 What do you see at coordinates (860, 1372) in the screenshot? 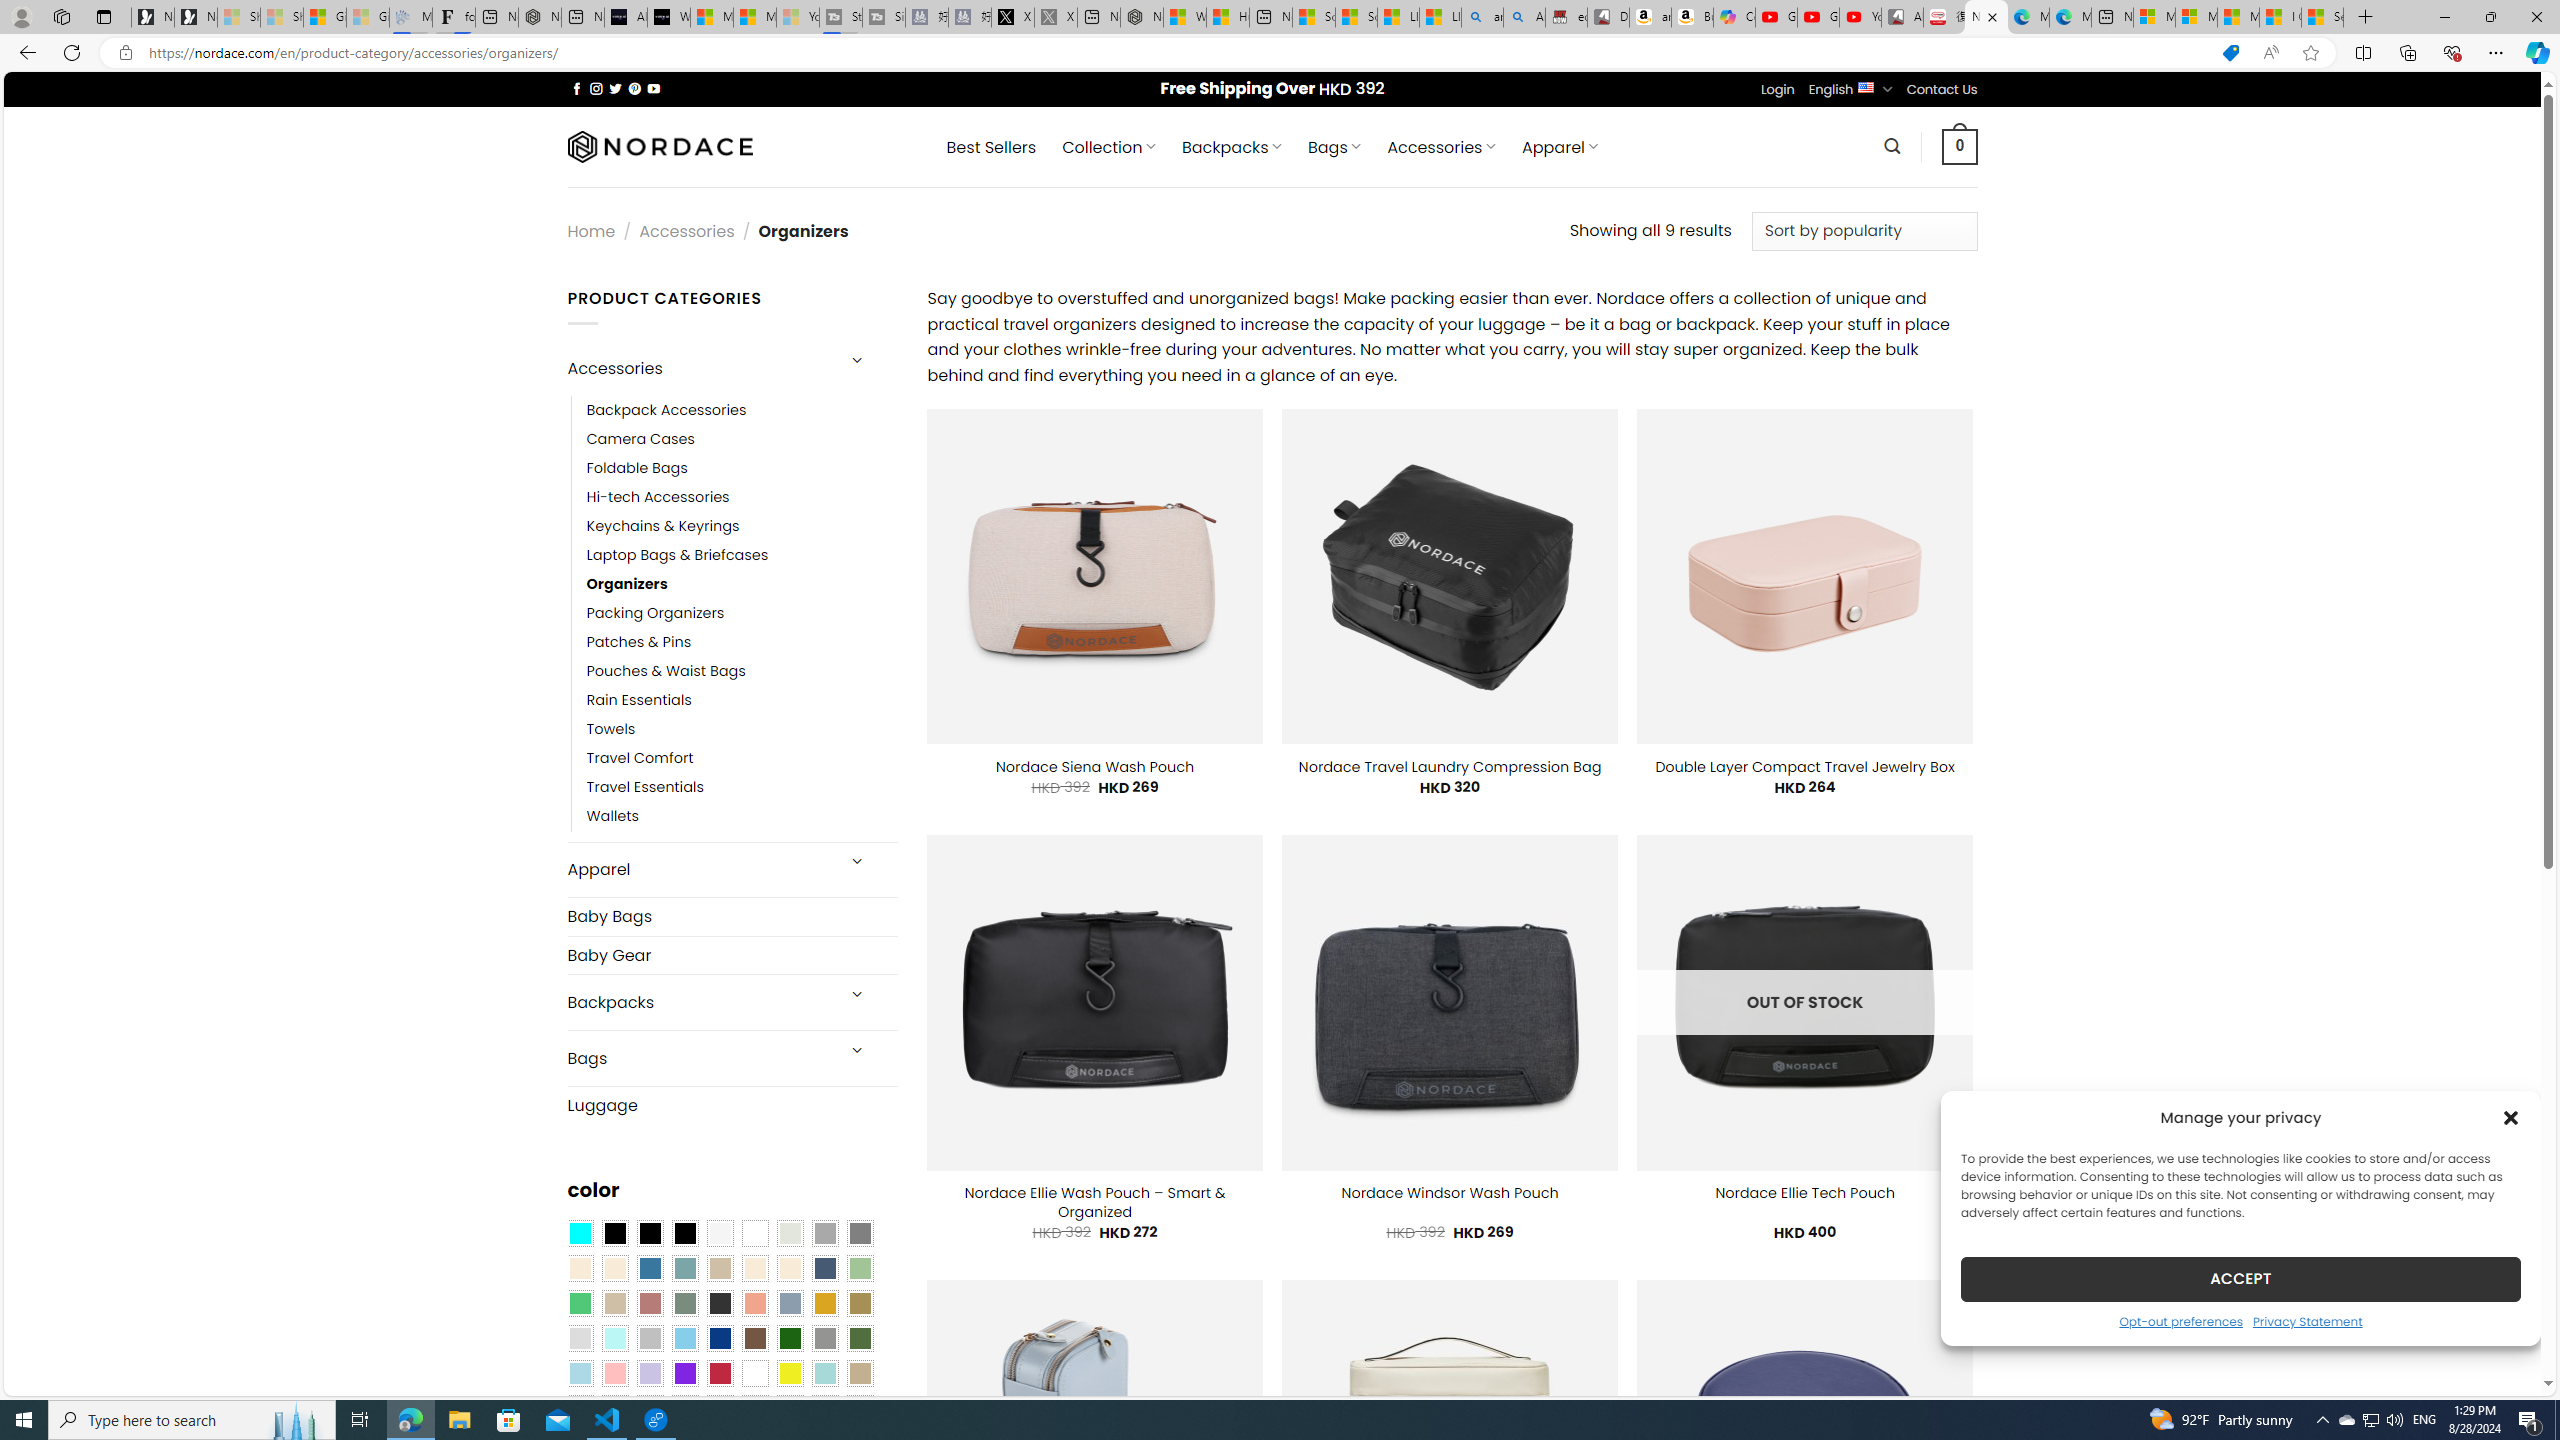
I see `'Khaki'` at bounding box center [860, 1372].